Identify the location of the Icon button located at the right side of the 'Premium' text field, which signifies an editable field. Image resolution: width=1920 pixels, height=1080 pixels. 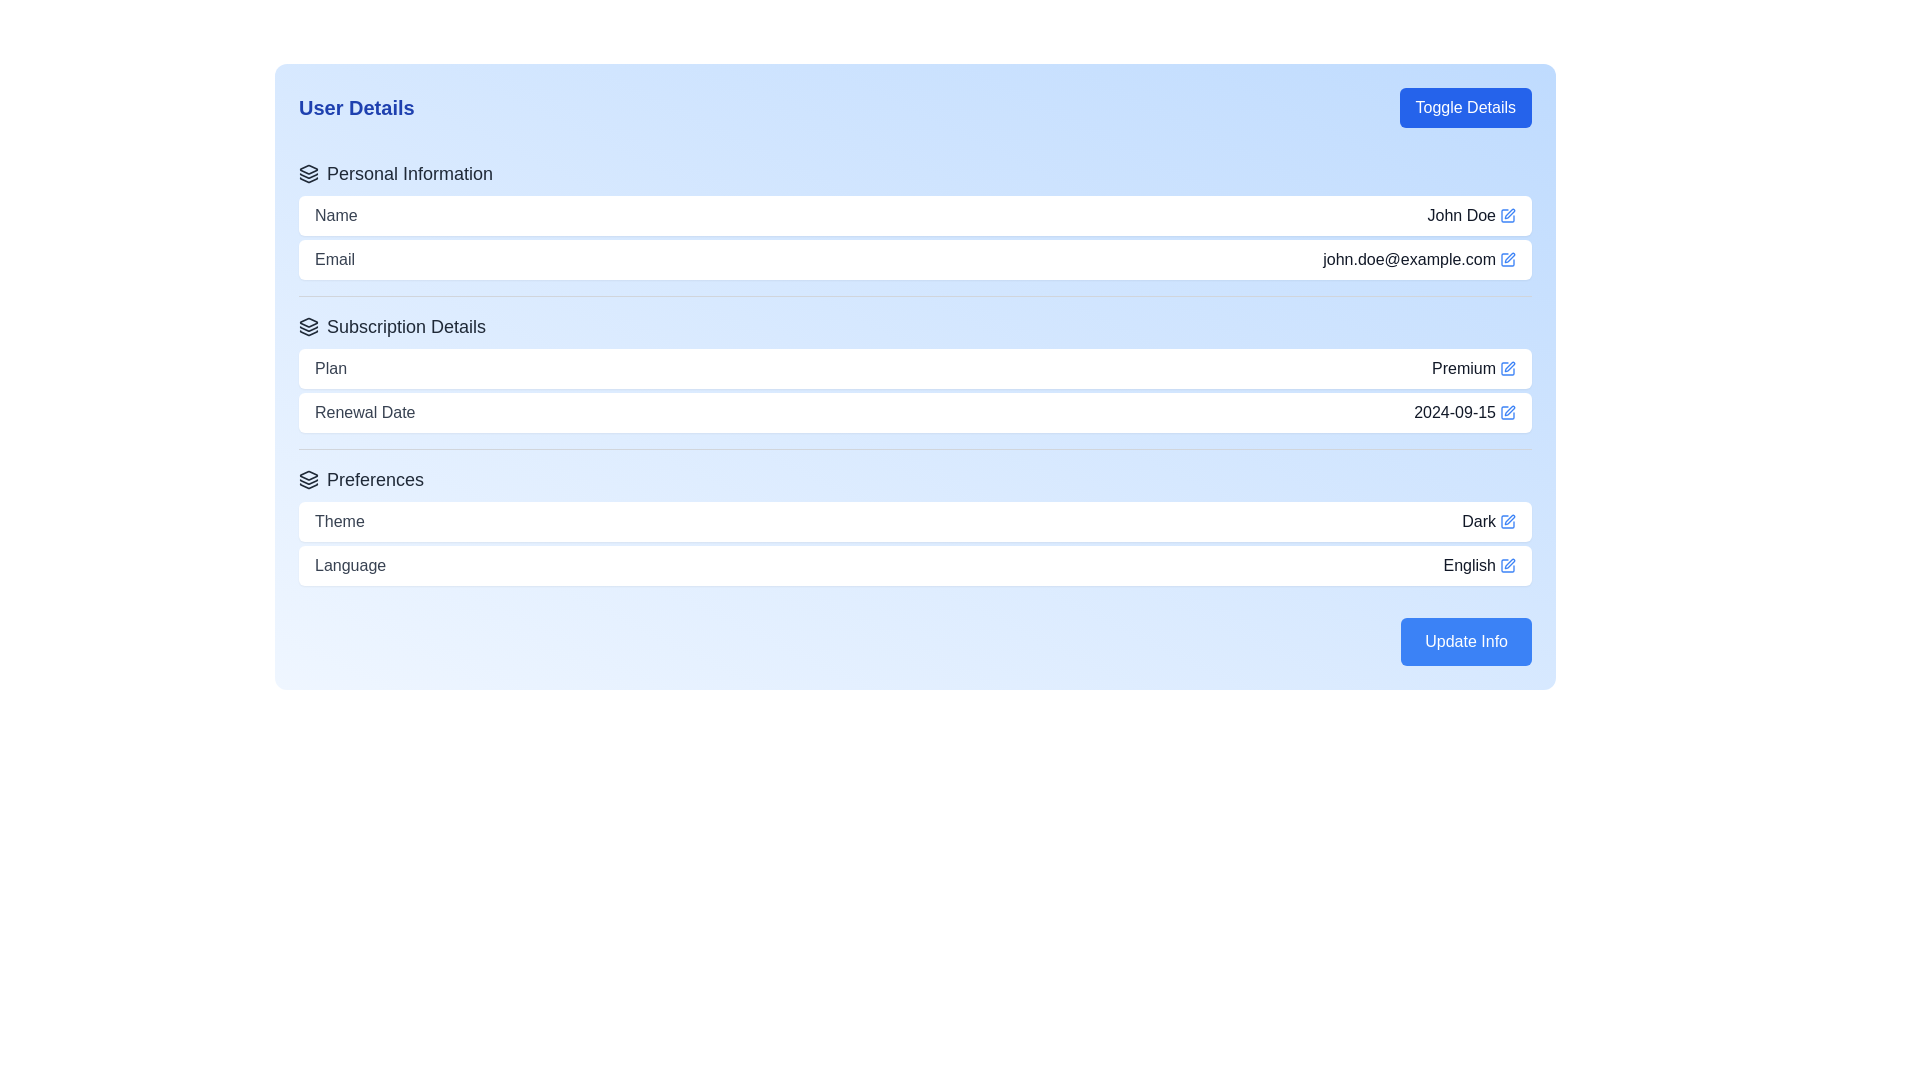
(1510, 366).